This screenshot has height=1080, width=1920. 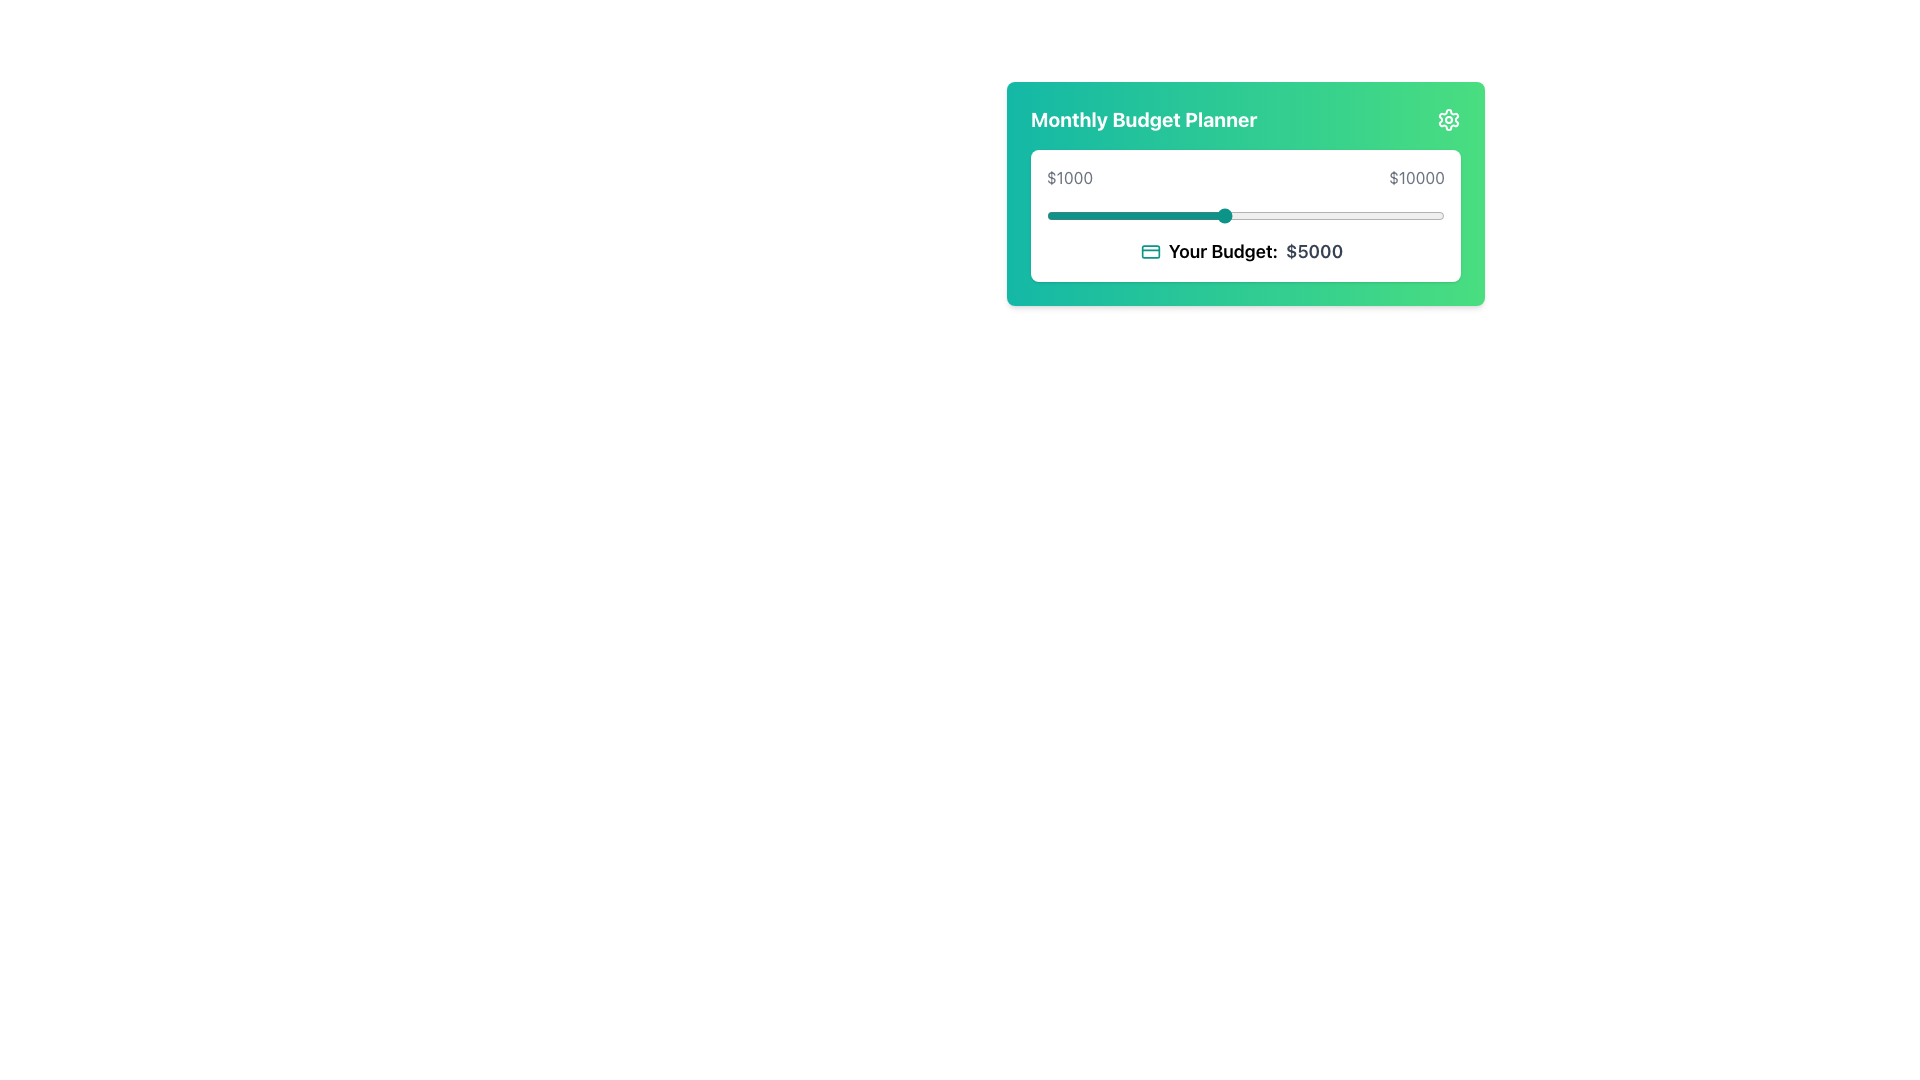 What do you see at coordinates (1221, 216) in the screenshot?
I see `the budget slider` at bounding box center [1221, 216].